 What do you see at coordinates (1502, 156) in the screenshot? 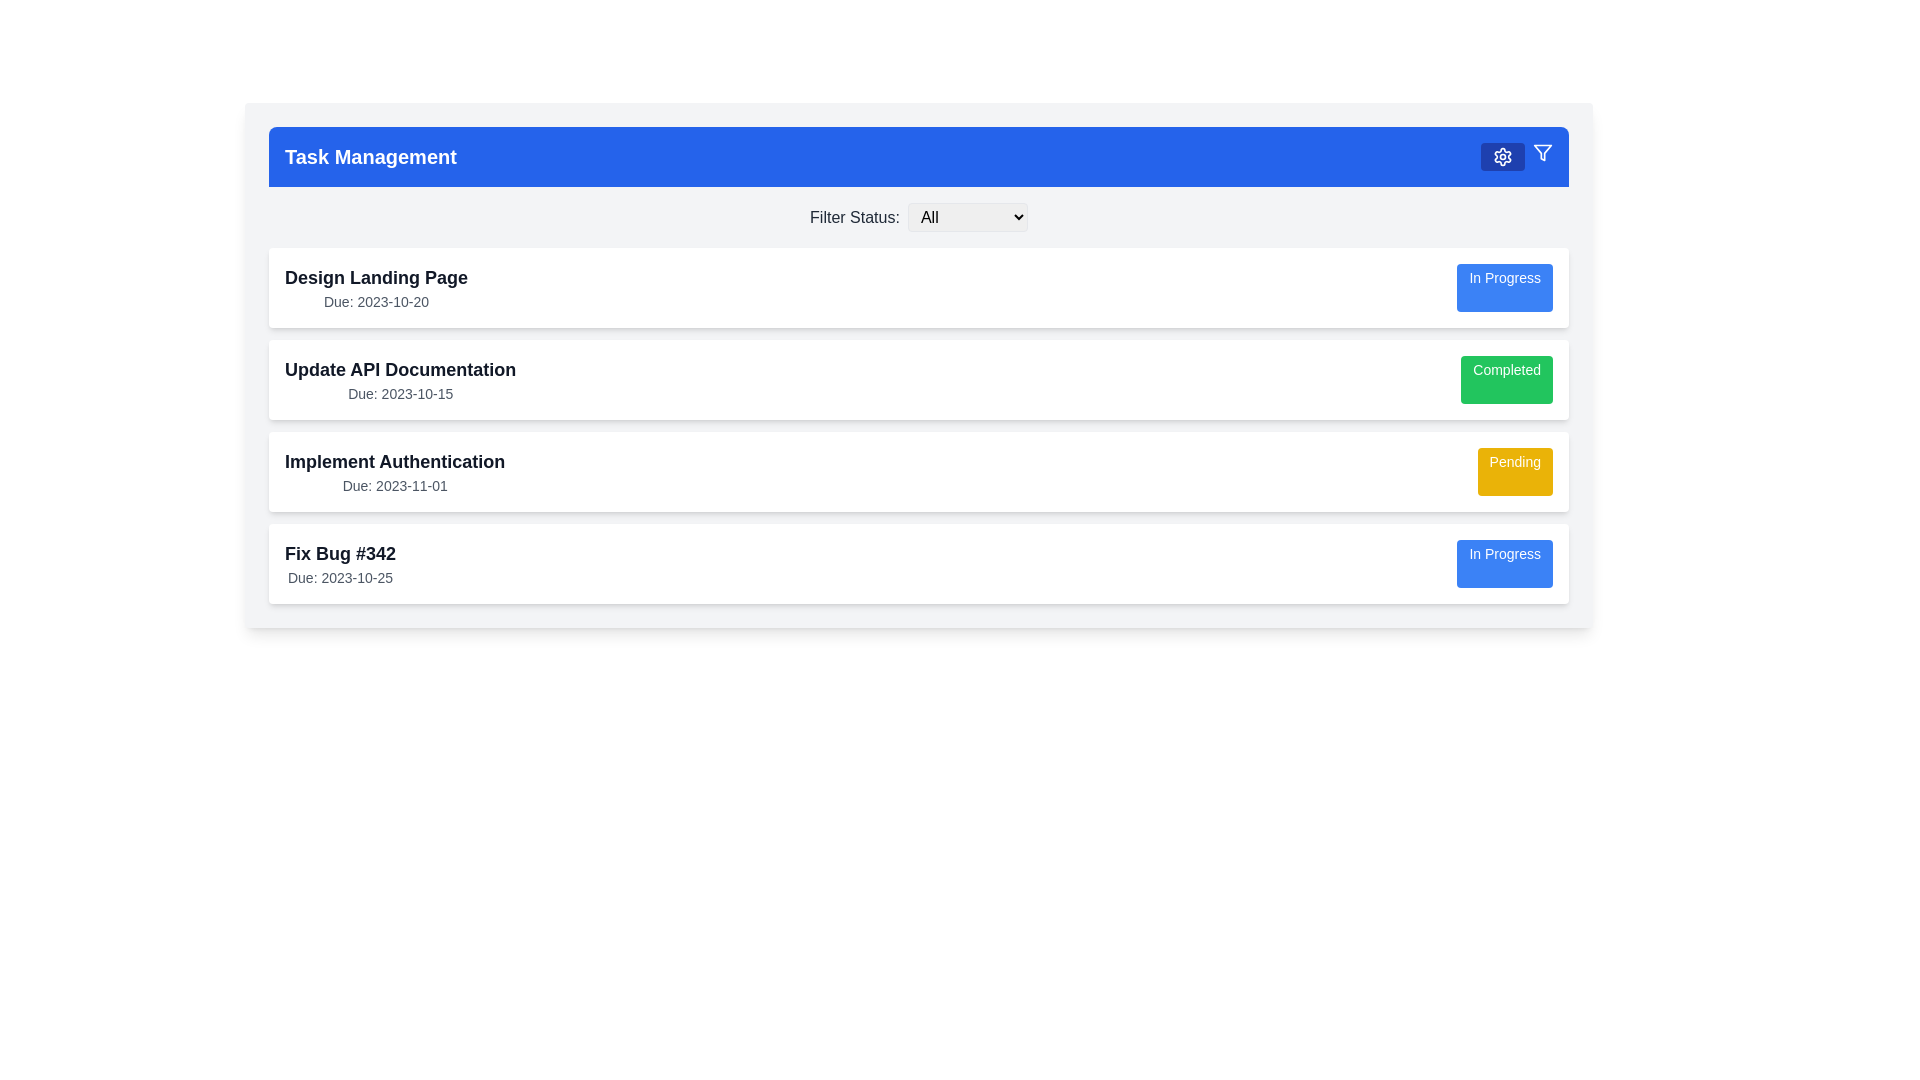
I see `the settings button located on the header bar` at bounding box center [1502, 156].